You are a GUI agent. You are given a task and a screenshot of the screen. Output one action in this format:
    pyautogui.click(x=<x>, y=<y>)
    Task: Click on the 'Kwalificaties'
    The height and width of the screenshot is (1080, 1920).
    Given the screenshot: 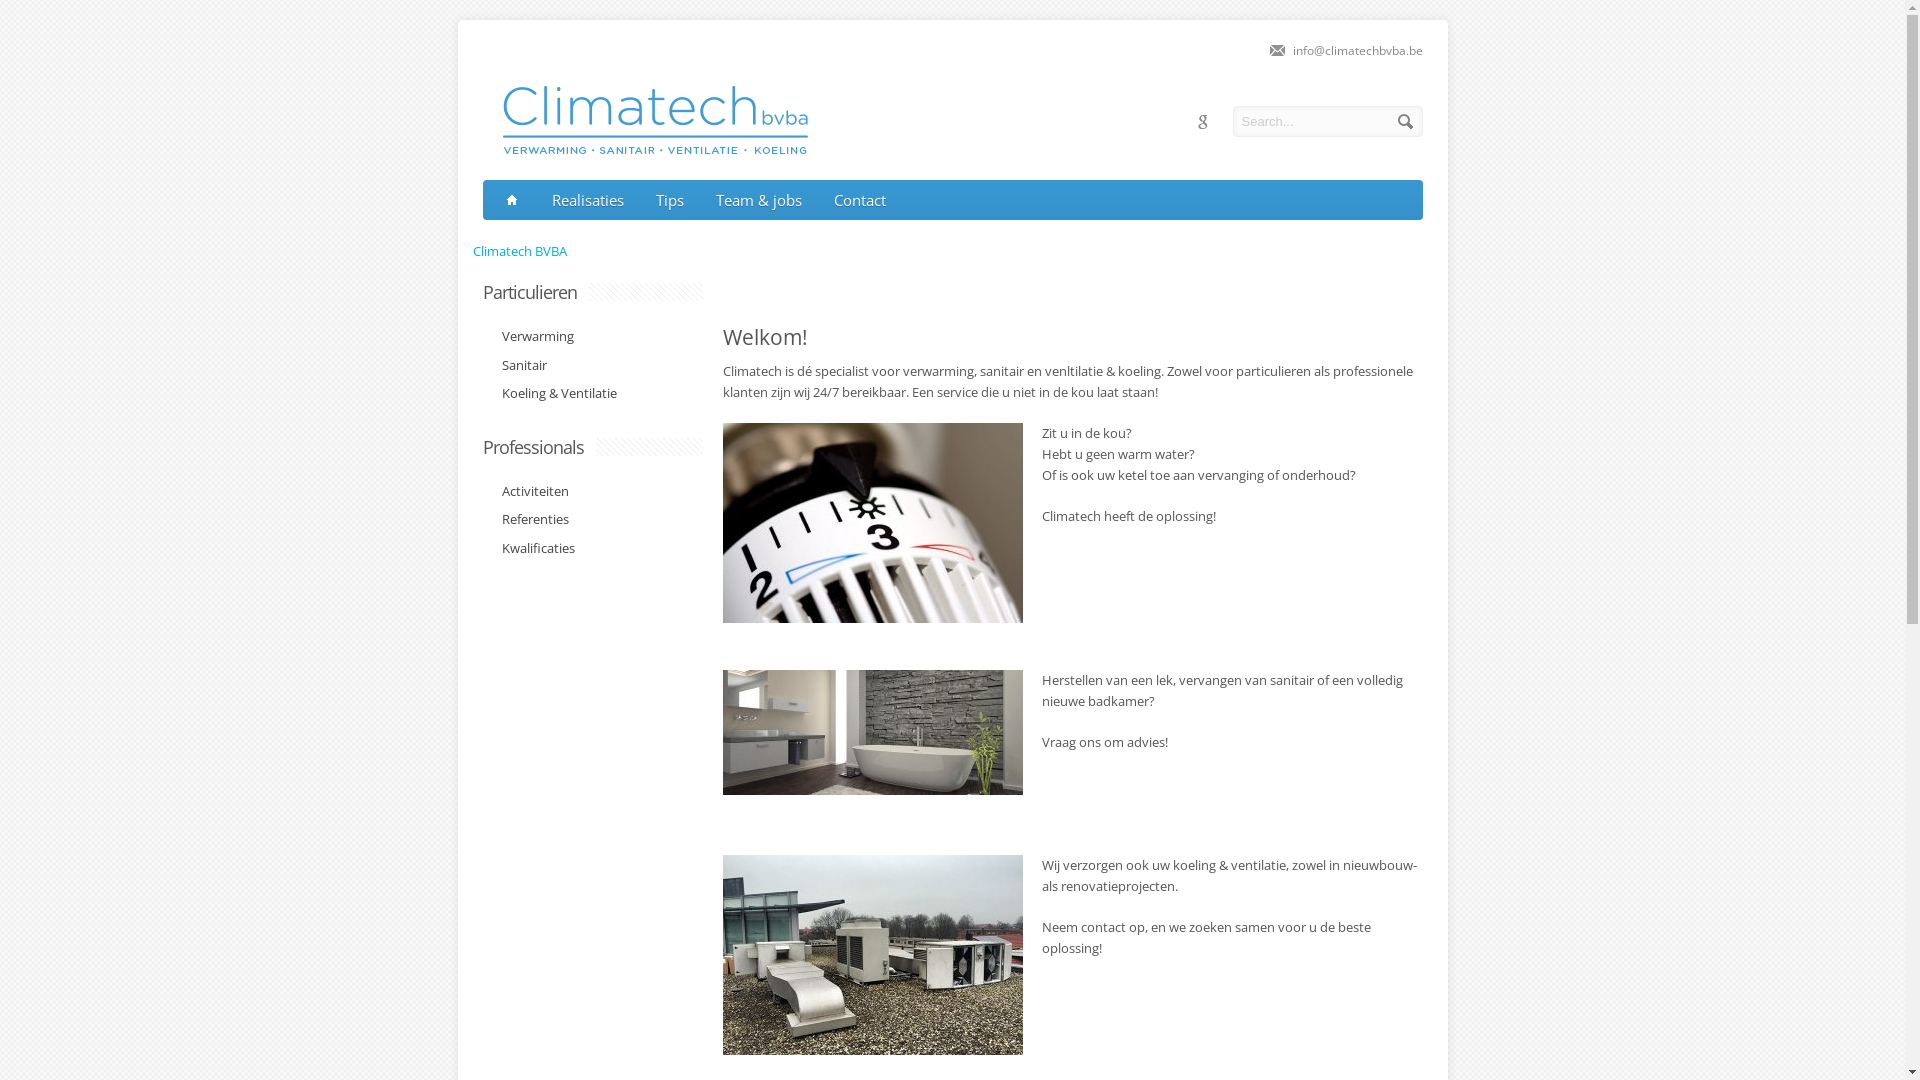 What is the action you would take?
    pyautogui.click(x=532, y=547)
    